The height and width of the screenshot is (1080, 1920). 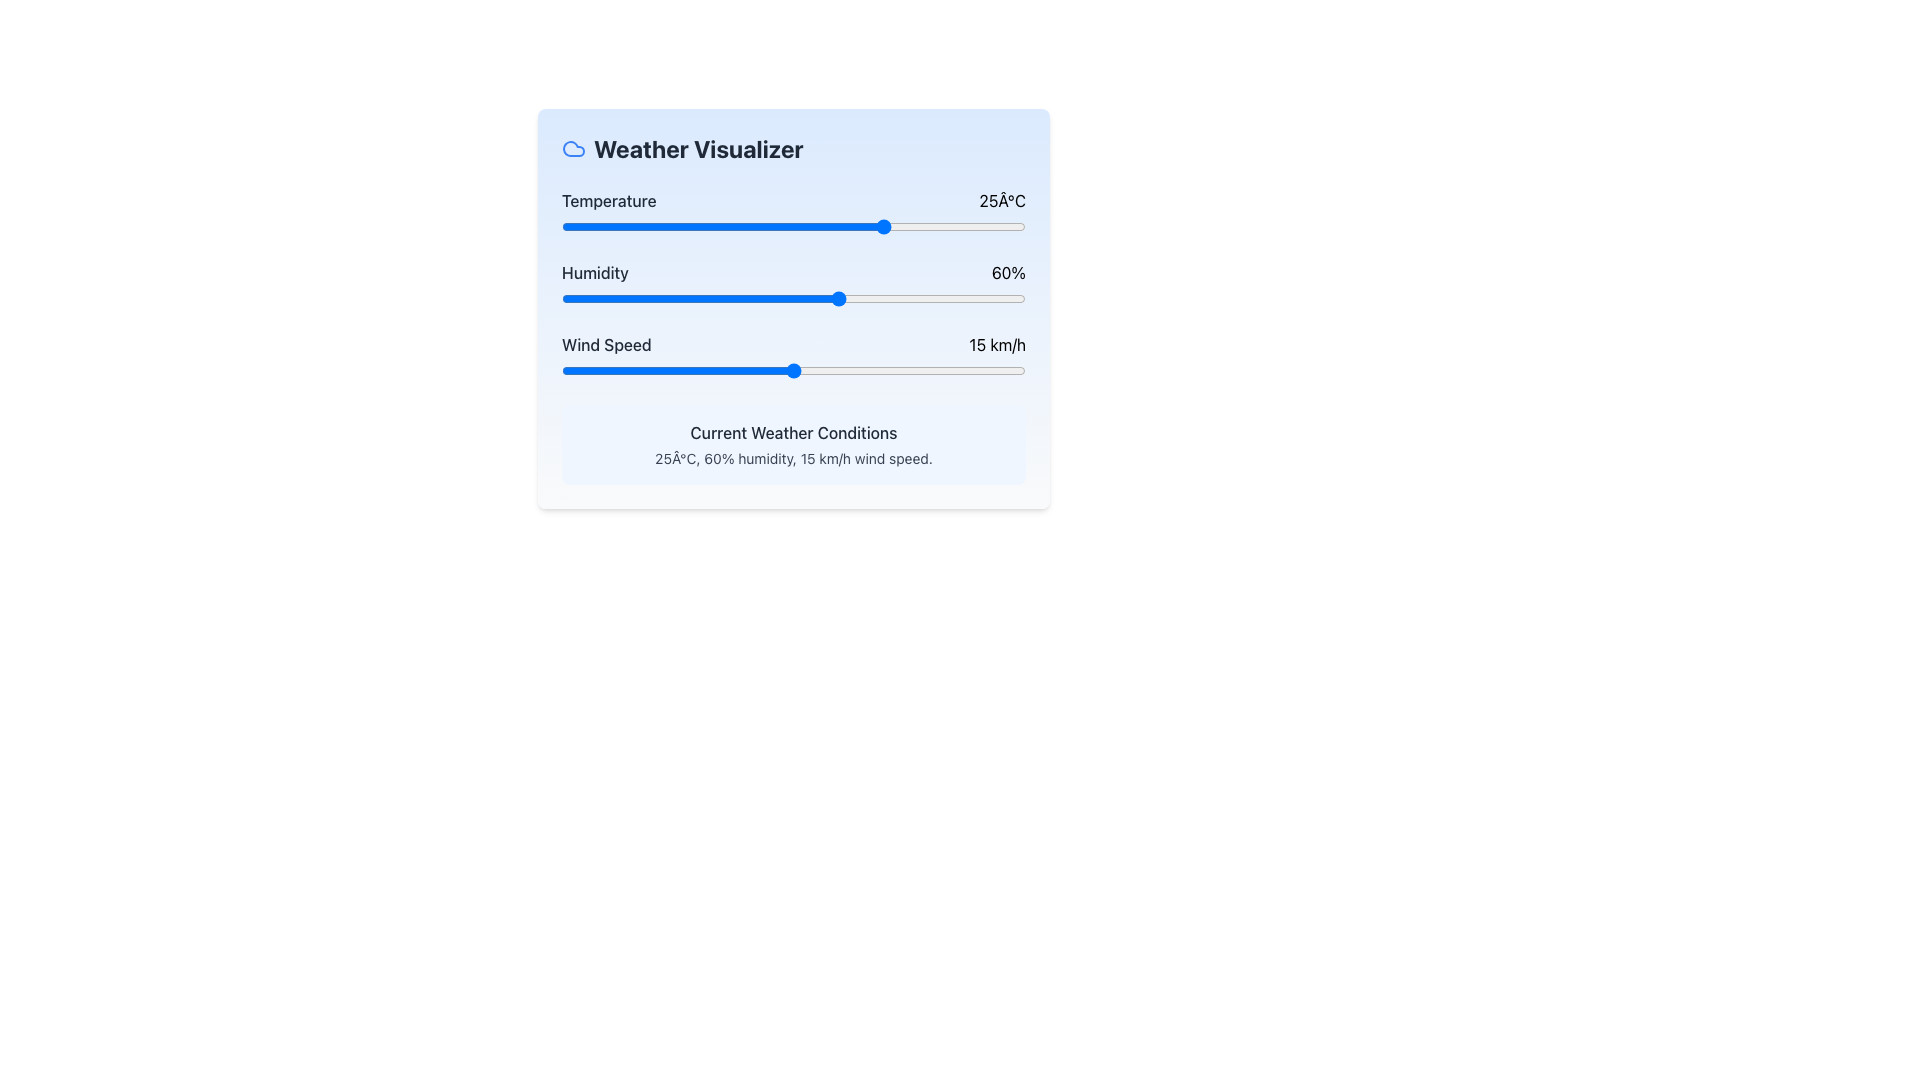 I want to click on wind speed, so click(x=932, y=370).